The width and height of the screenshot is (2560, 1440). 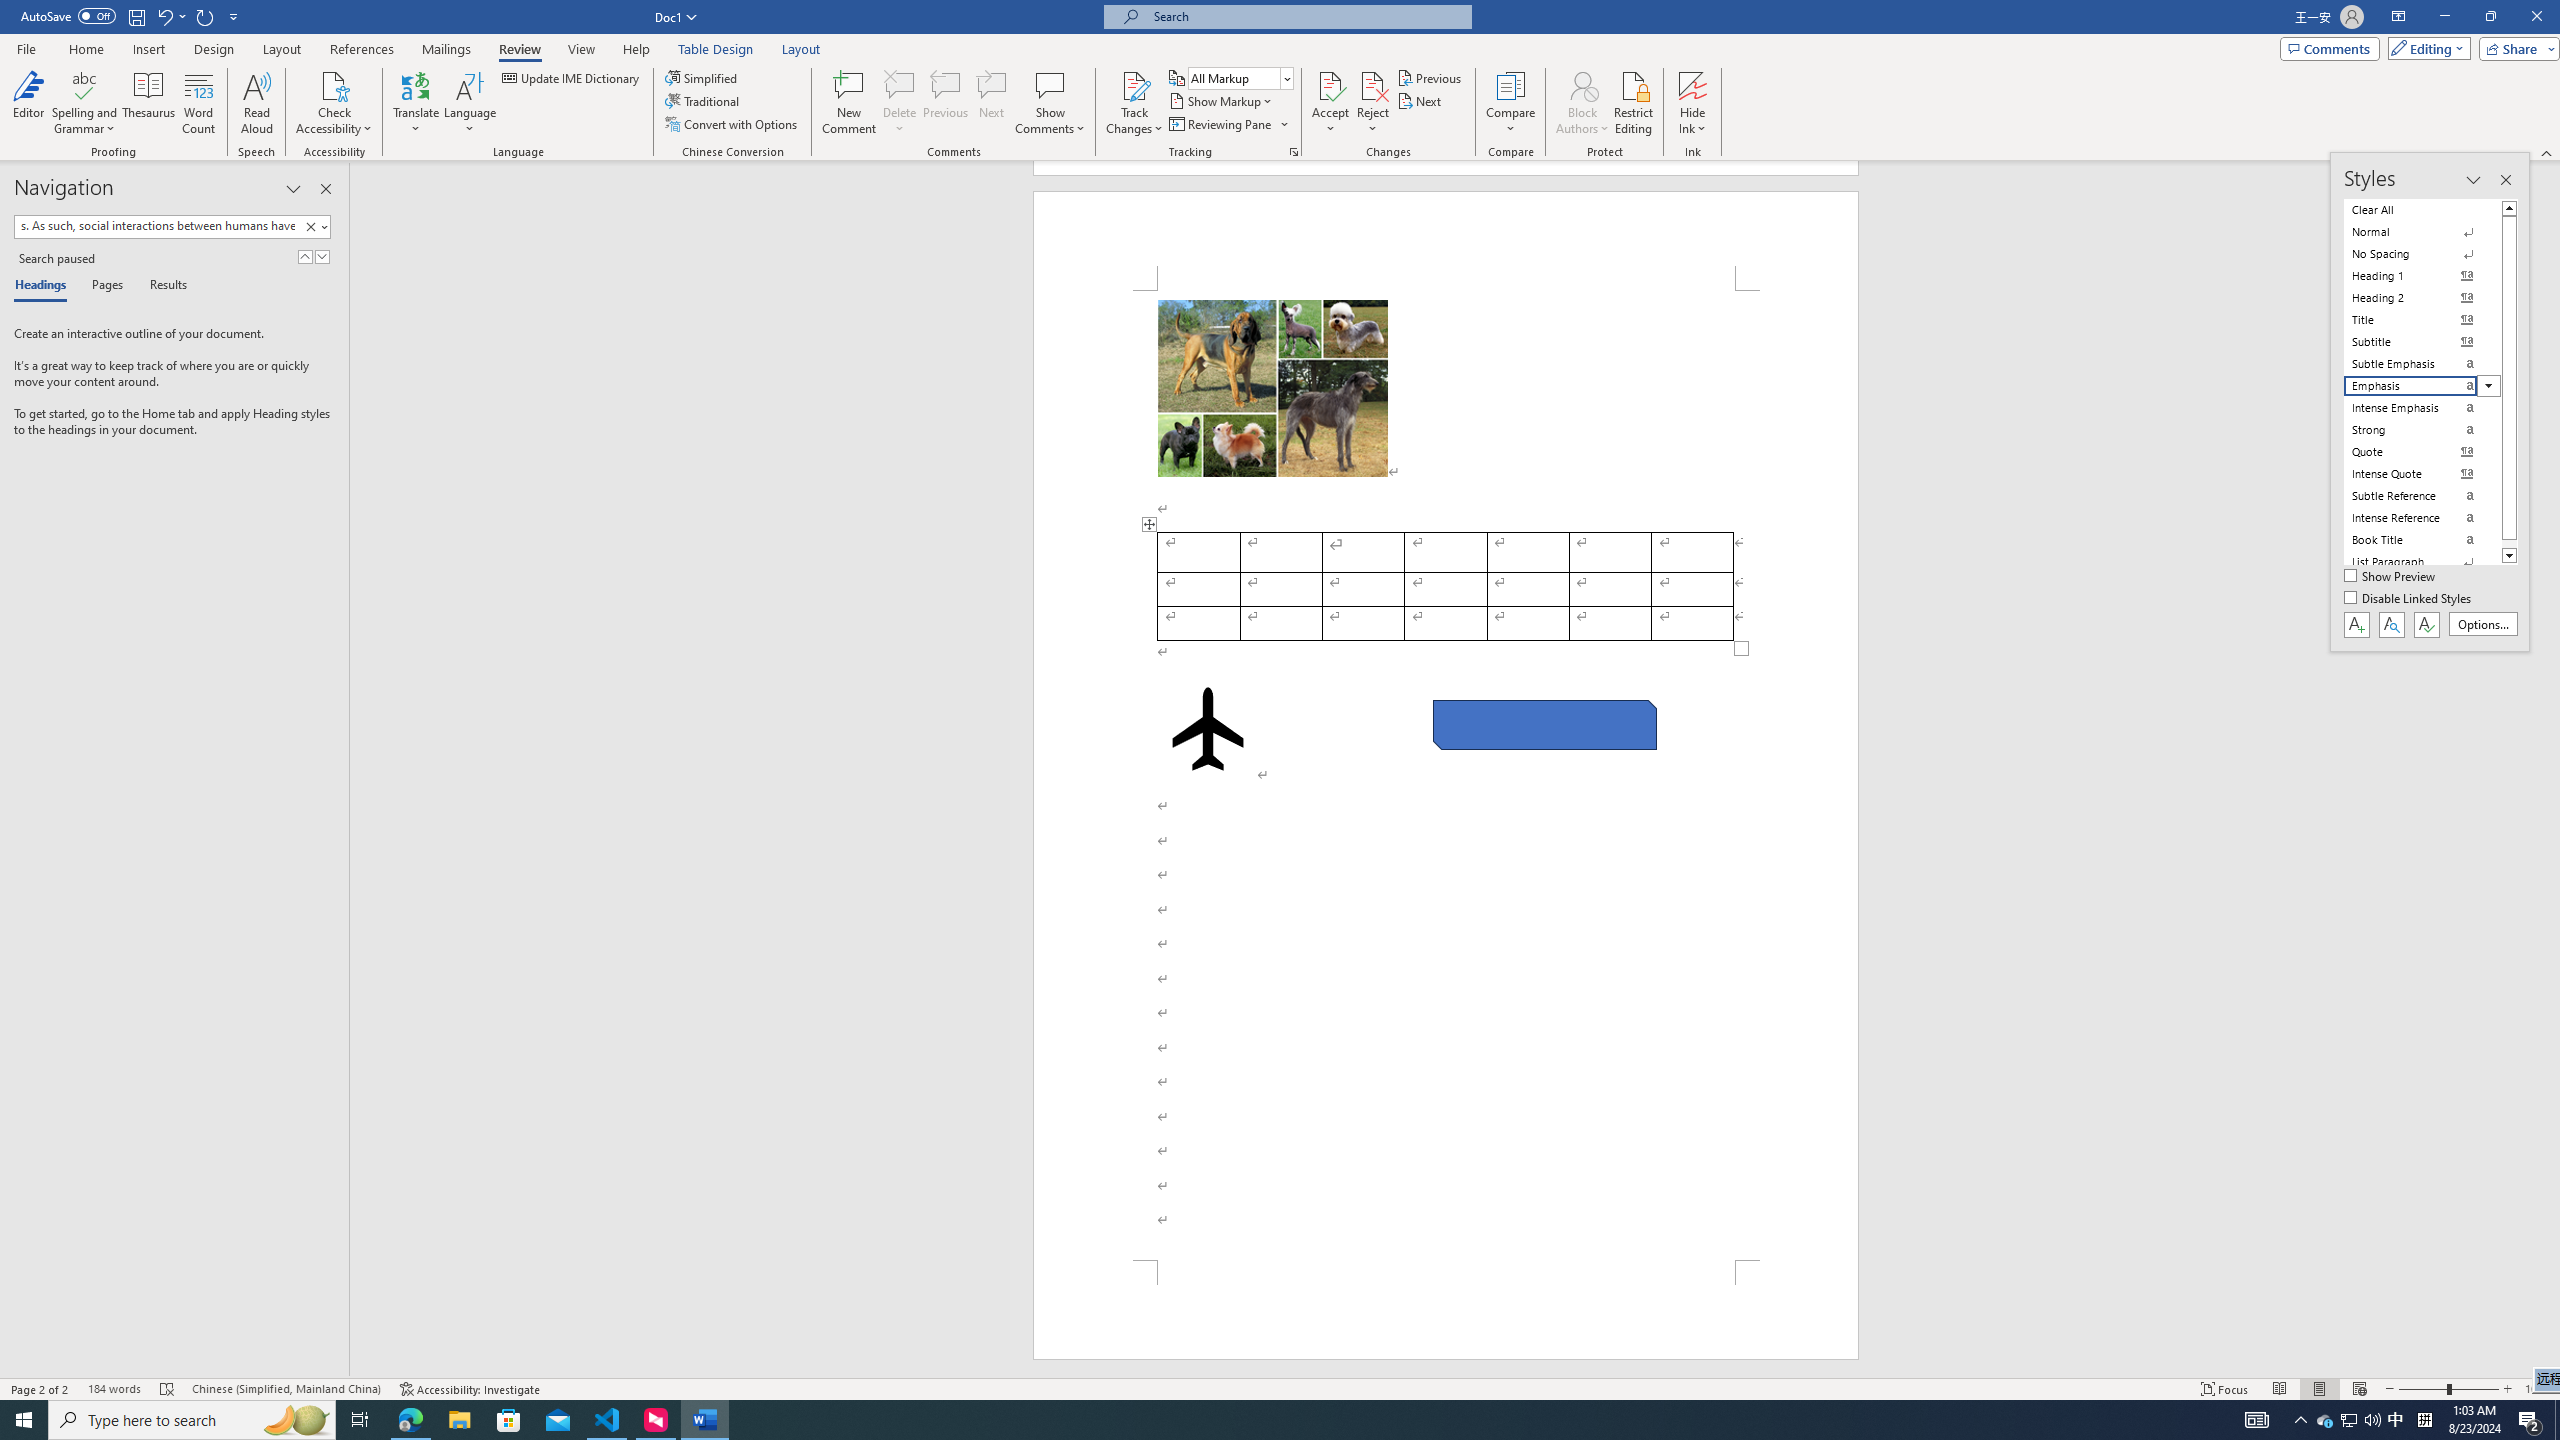 What do you see at coordinates (704, 99) in the screenshot?
I see `'Traditional'` at bounding box center [704, 99].